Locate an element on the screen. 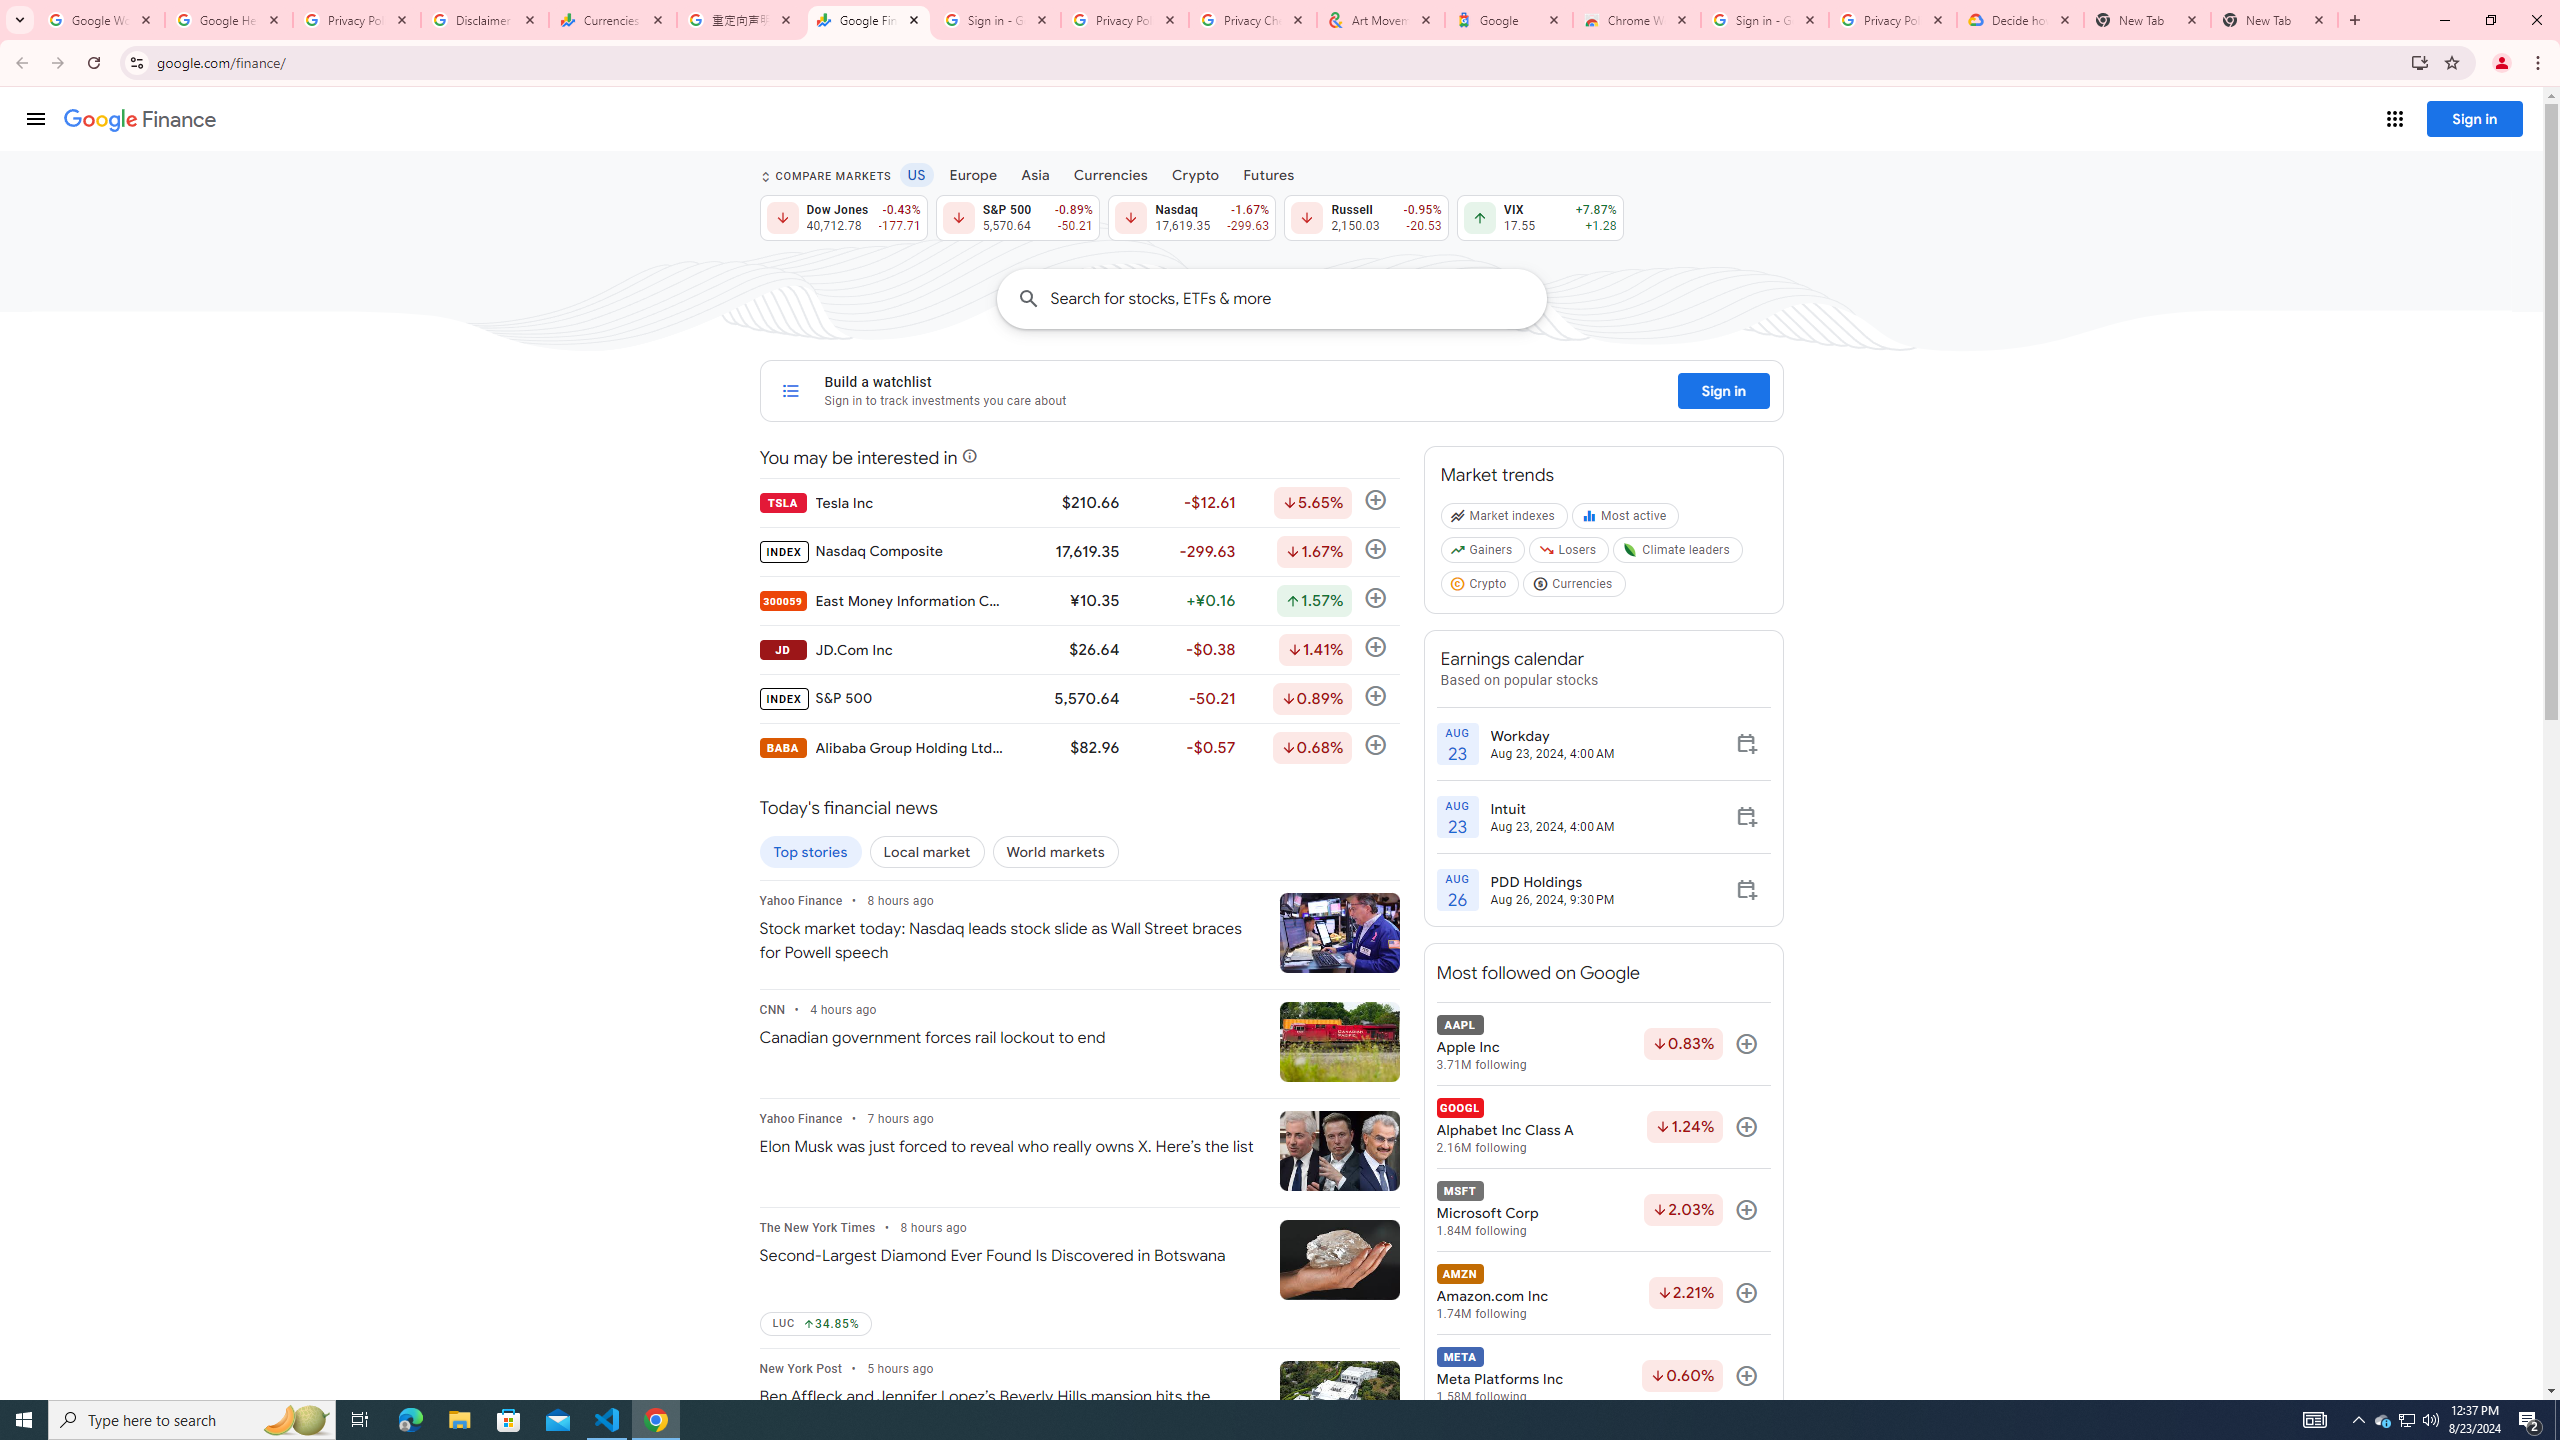  'GLeaf logo' is located at coordinates (1630, 549).